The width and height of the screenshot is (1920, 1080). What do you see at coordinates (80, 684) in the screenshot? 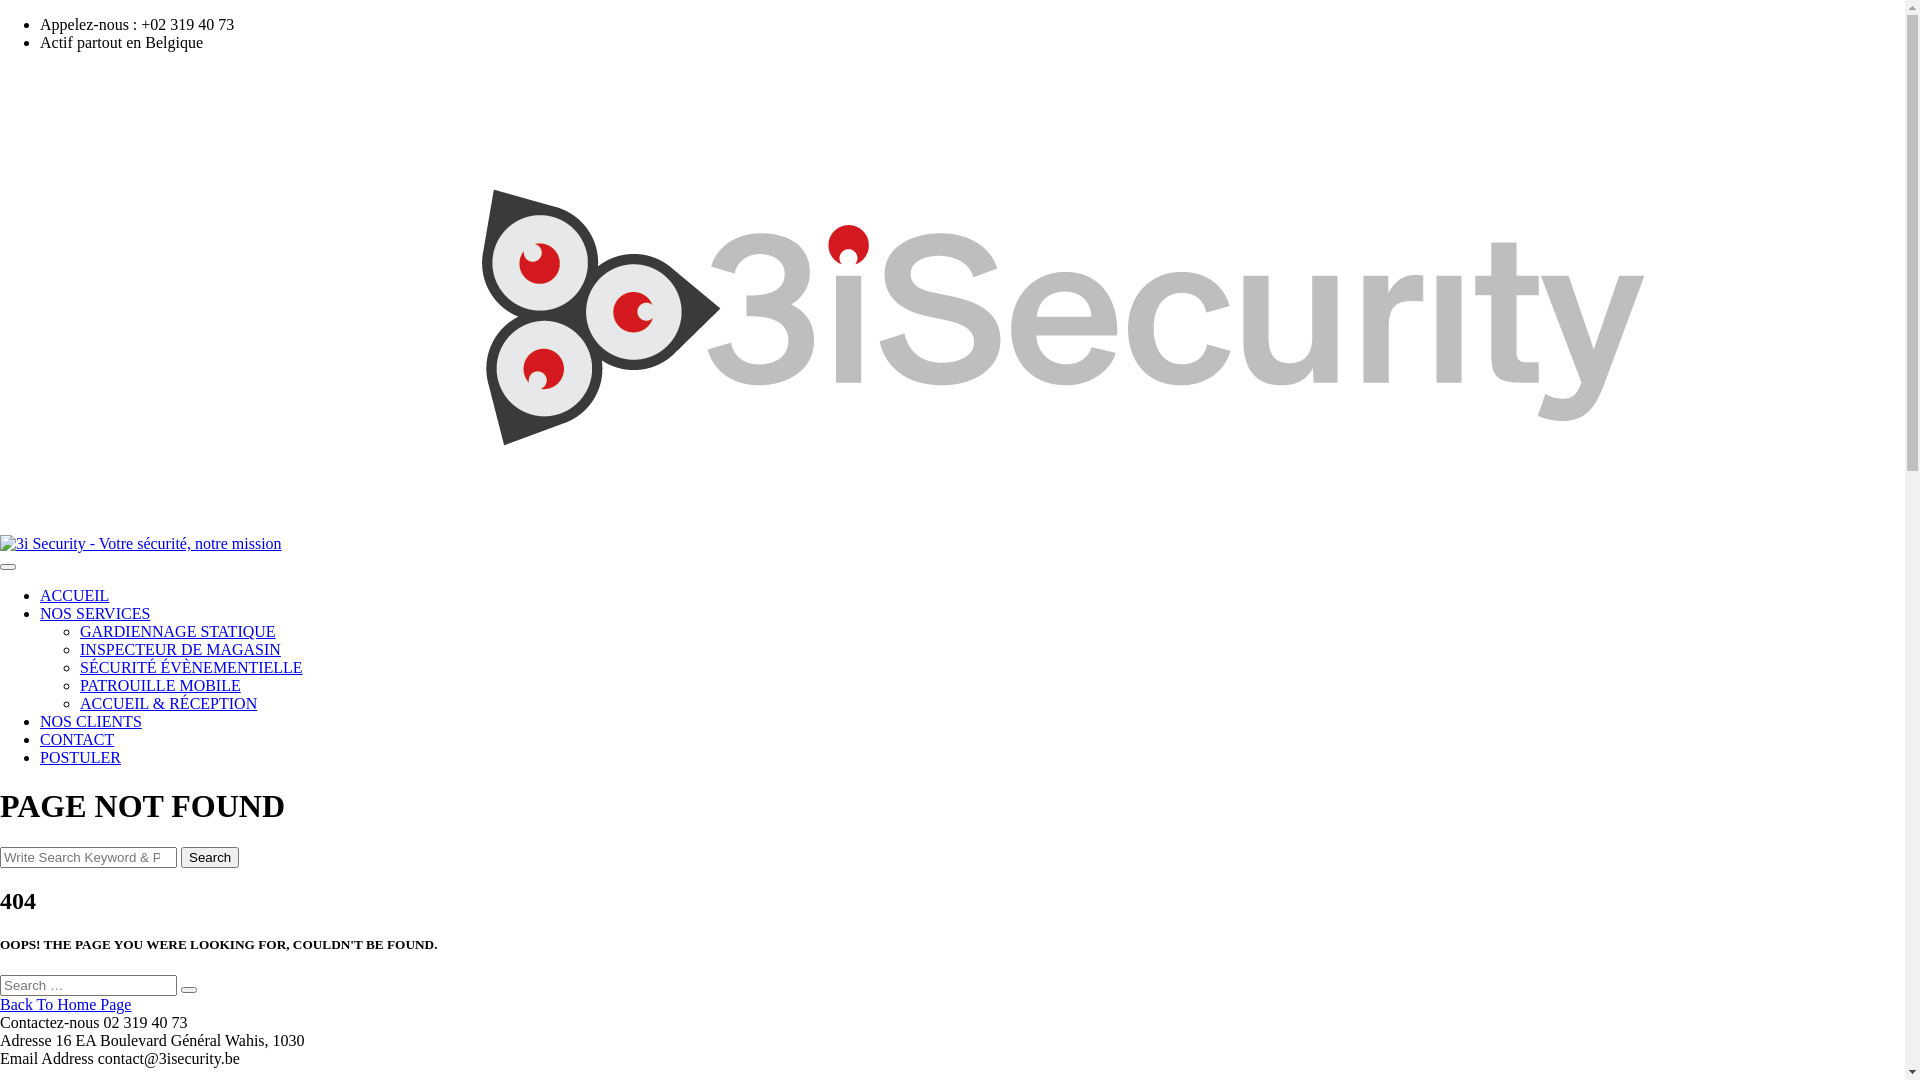
I see `'PATROUILLE MOBILE'` at bounding box center [80, 684].